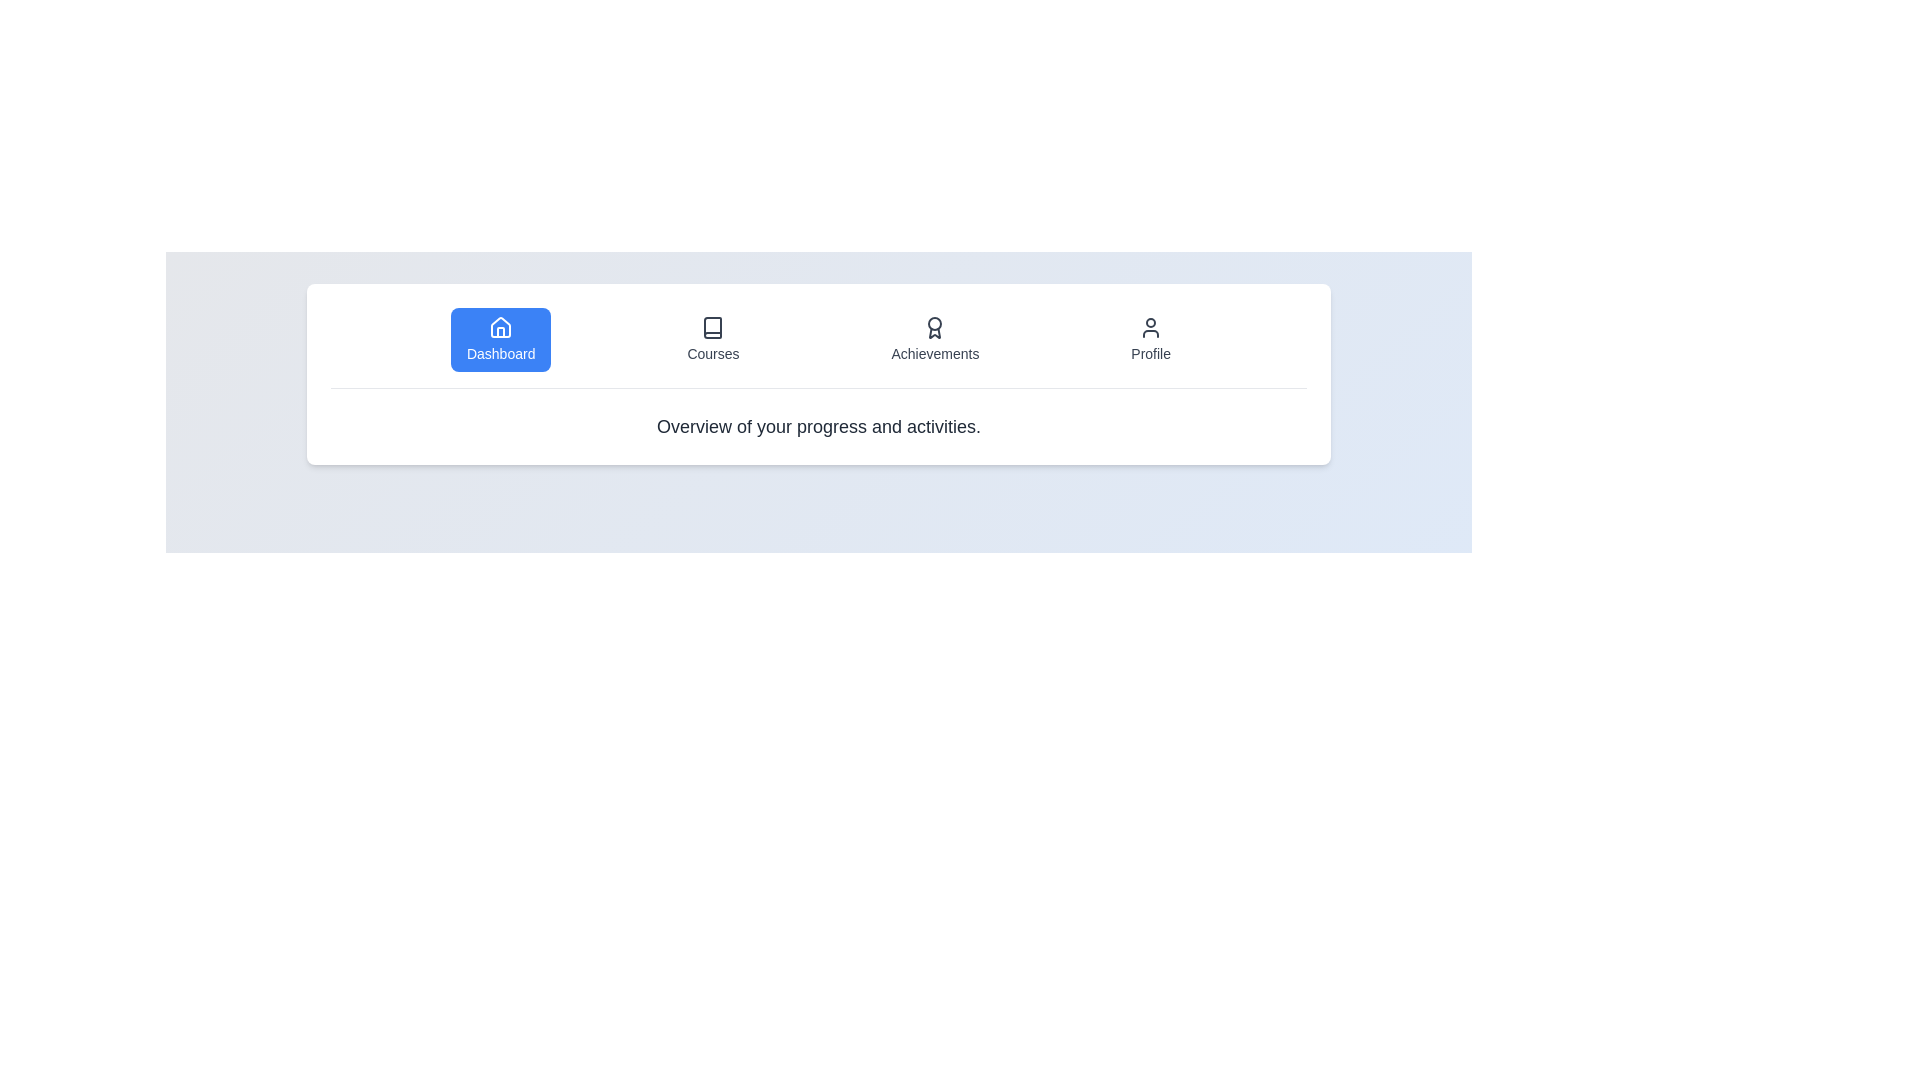 The image size is (1920, 1080). I want to click on the 'Achievements' button, which features a medal-like icon above the text, so click(934, 338).